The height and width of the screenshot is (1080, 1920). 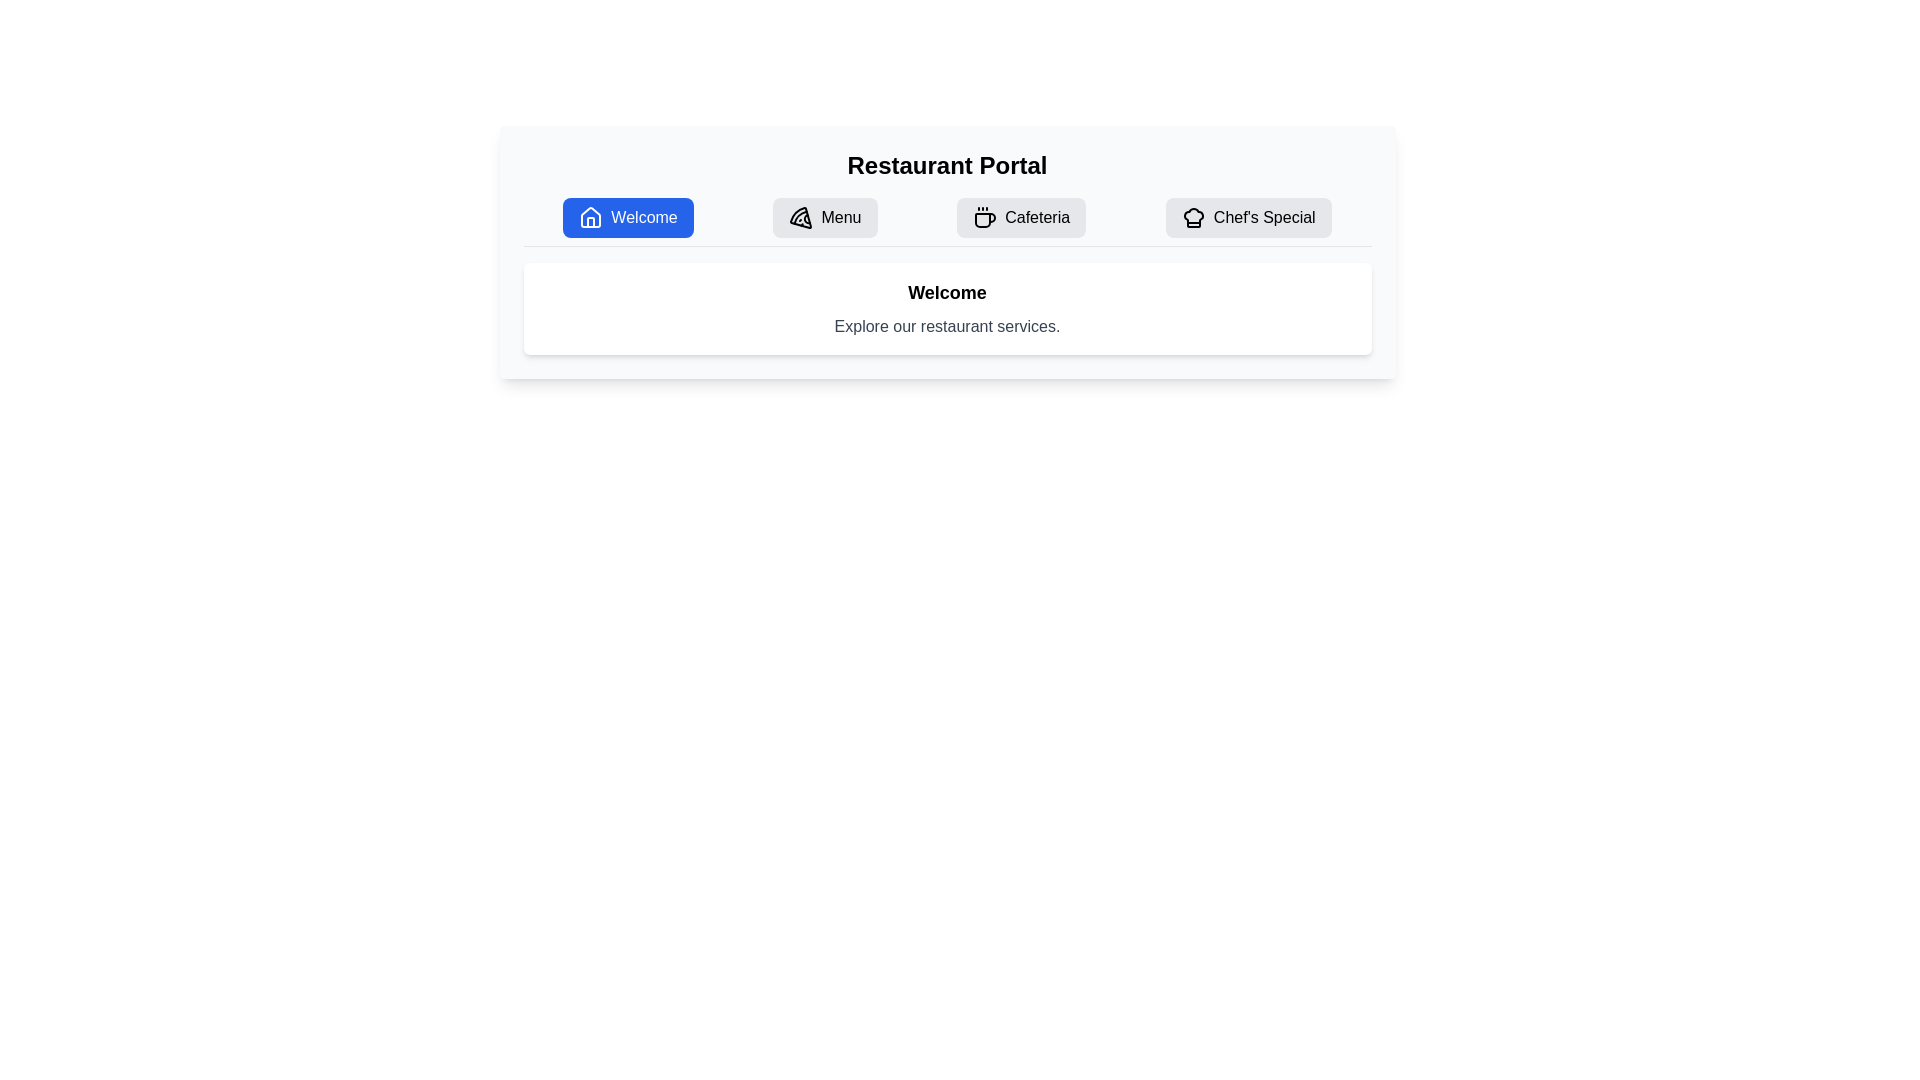 What do you see at coordinates (801, 218) in the screenshot?
I see `the 'Menu' button icon located on the navigation bar, positioned between the 'Welcome' button and the 'Cafeteria' button` at bounding box center [801, 218].